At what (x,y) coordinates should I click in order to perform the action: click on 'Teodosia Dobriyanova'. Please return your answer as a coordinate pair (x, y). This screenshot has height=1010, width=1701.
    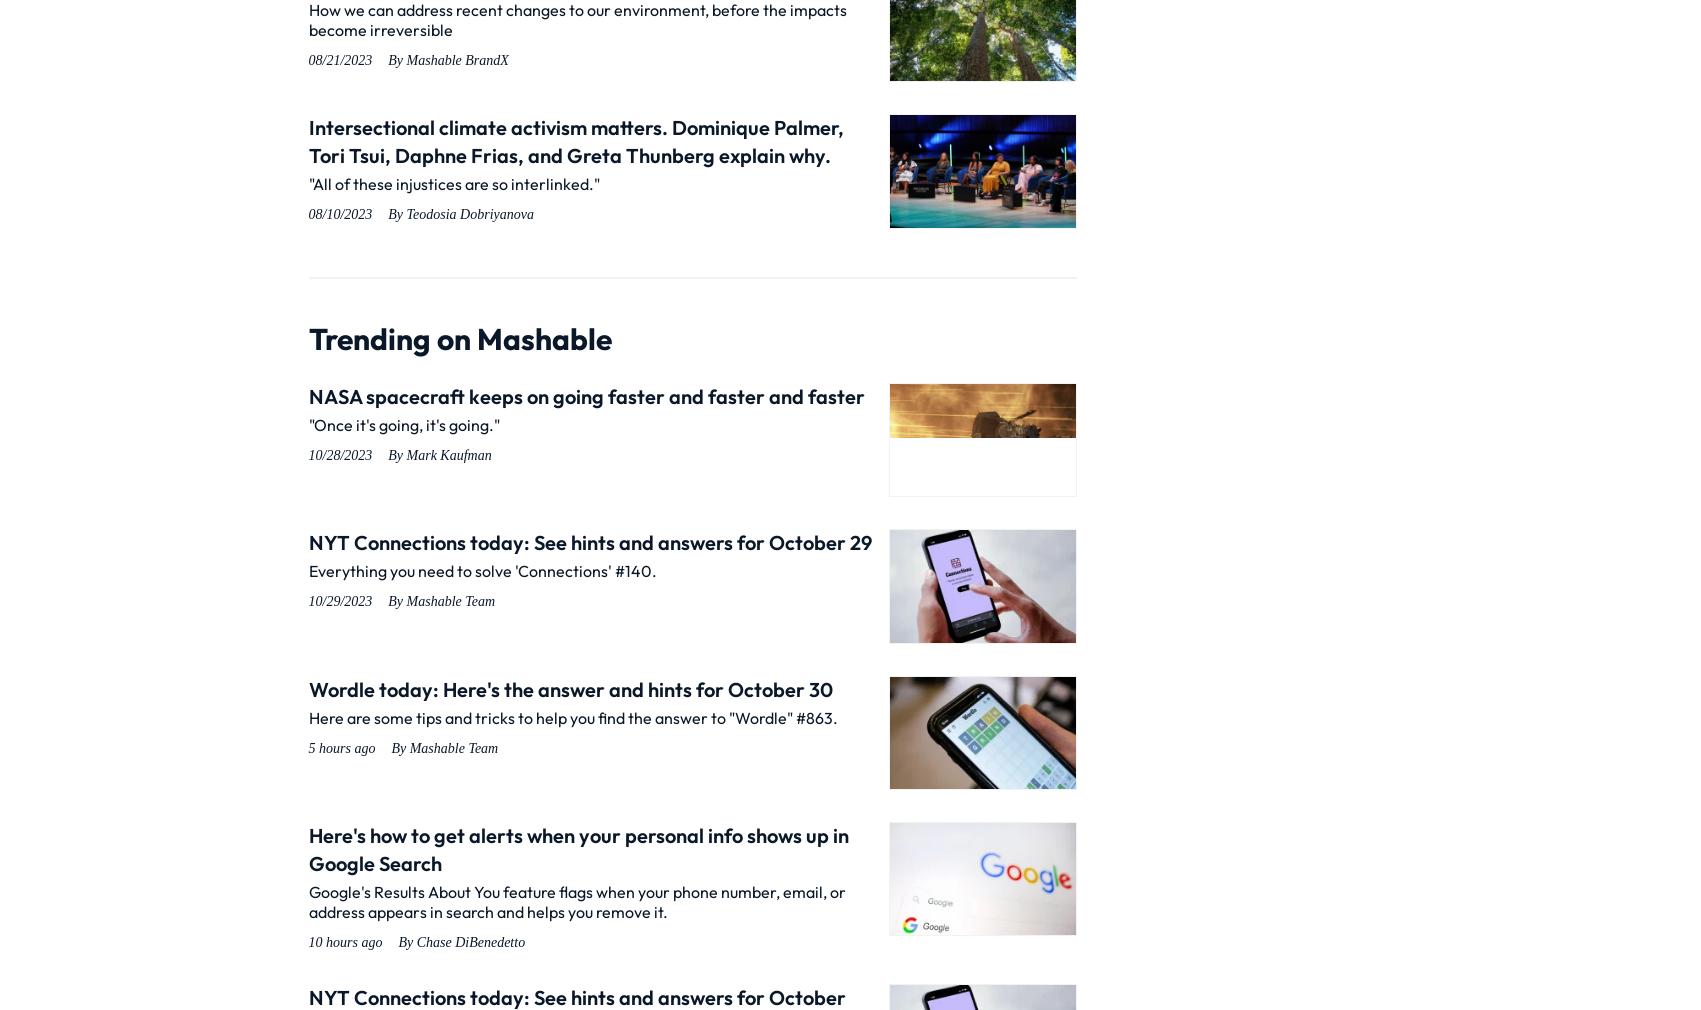
    Looking at the image, I should click on (405, 213).